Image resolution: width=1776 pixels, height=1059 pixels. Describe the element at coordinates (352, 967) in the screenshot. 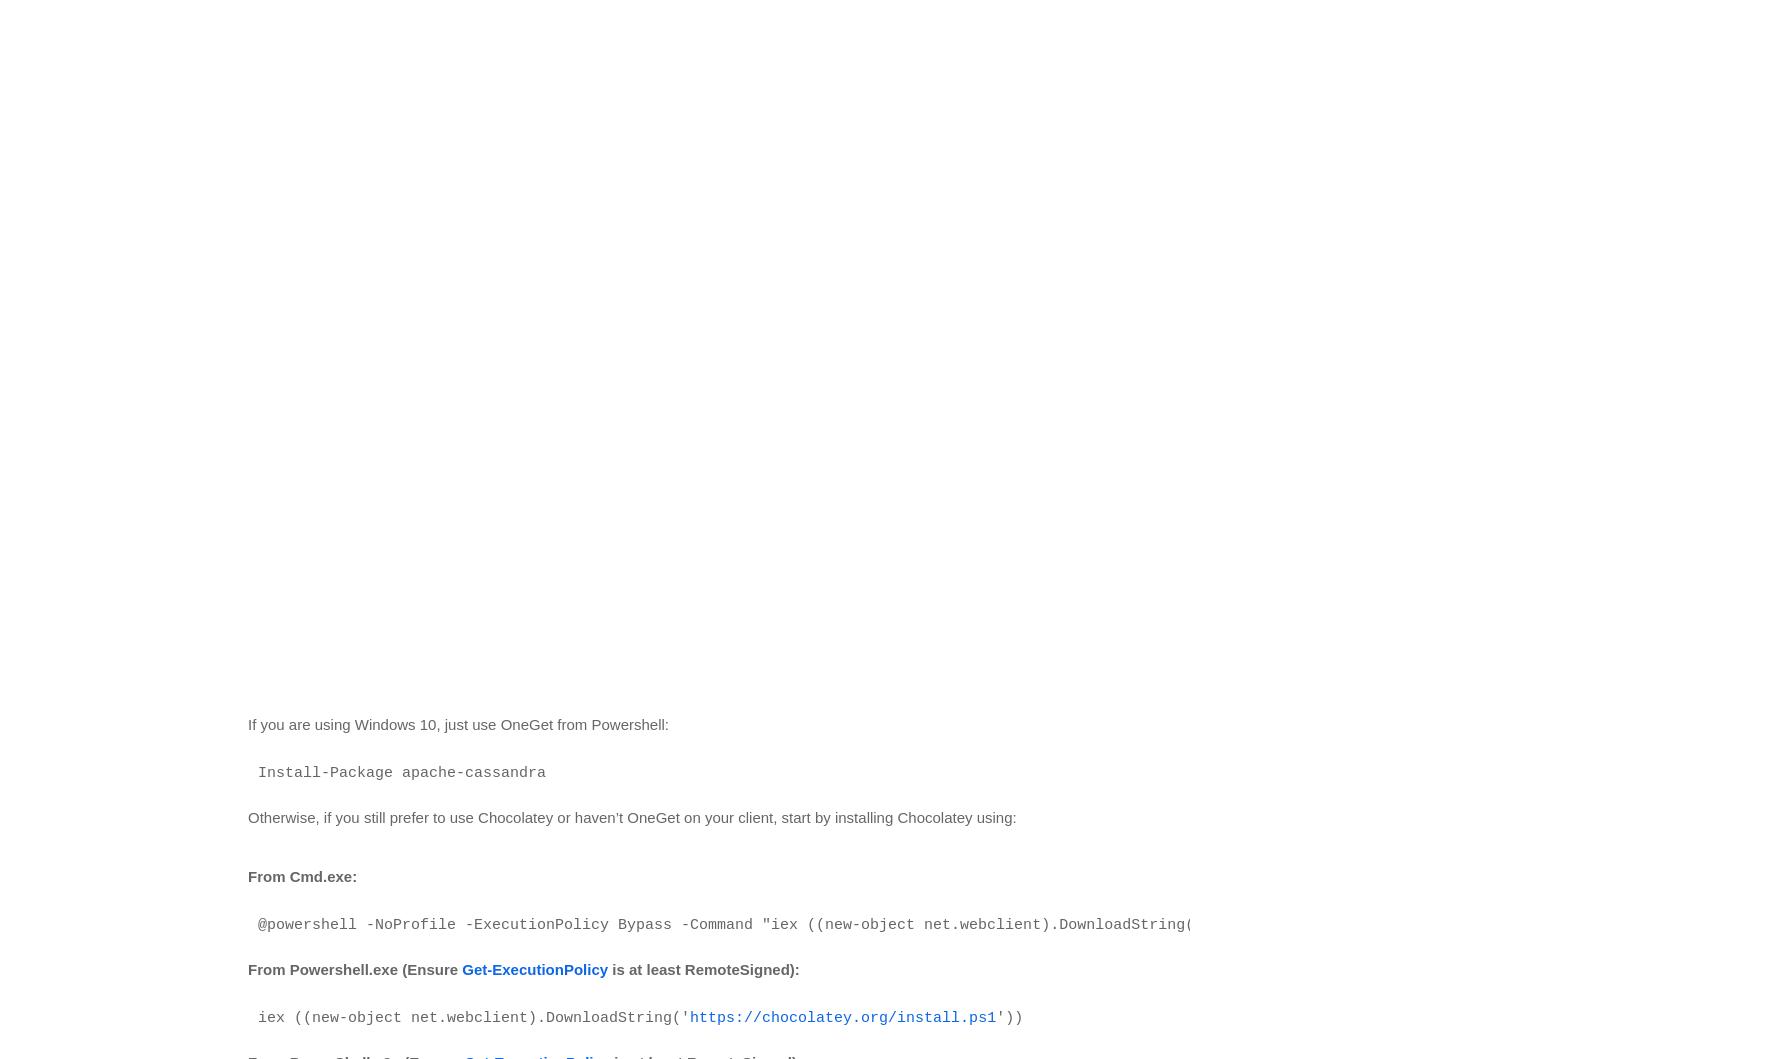

I see `'From Powershell.exe (Ensure'` at that location.